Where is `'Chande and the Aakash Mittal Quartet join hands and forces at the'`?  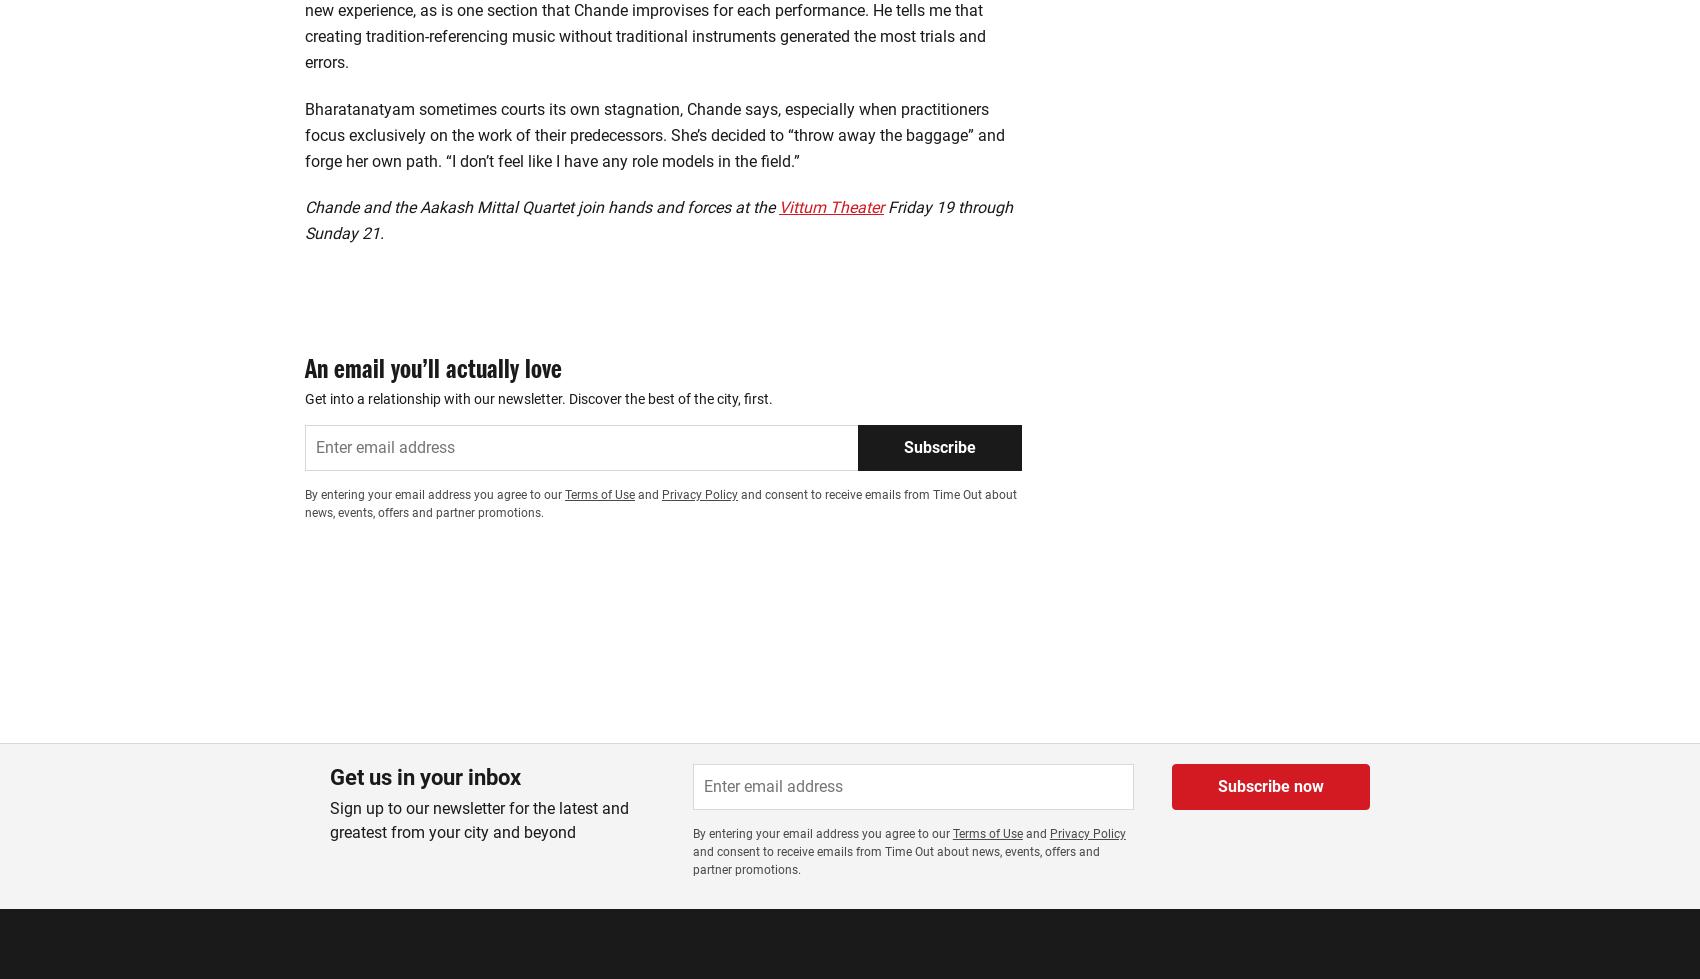
'Chande and the Aakash Mittal Quartet join hands and forces at the' is located at coordinates (540, 116).